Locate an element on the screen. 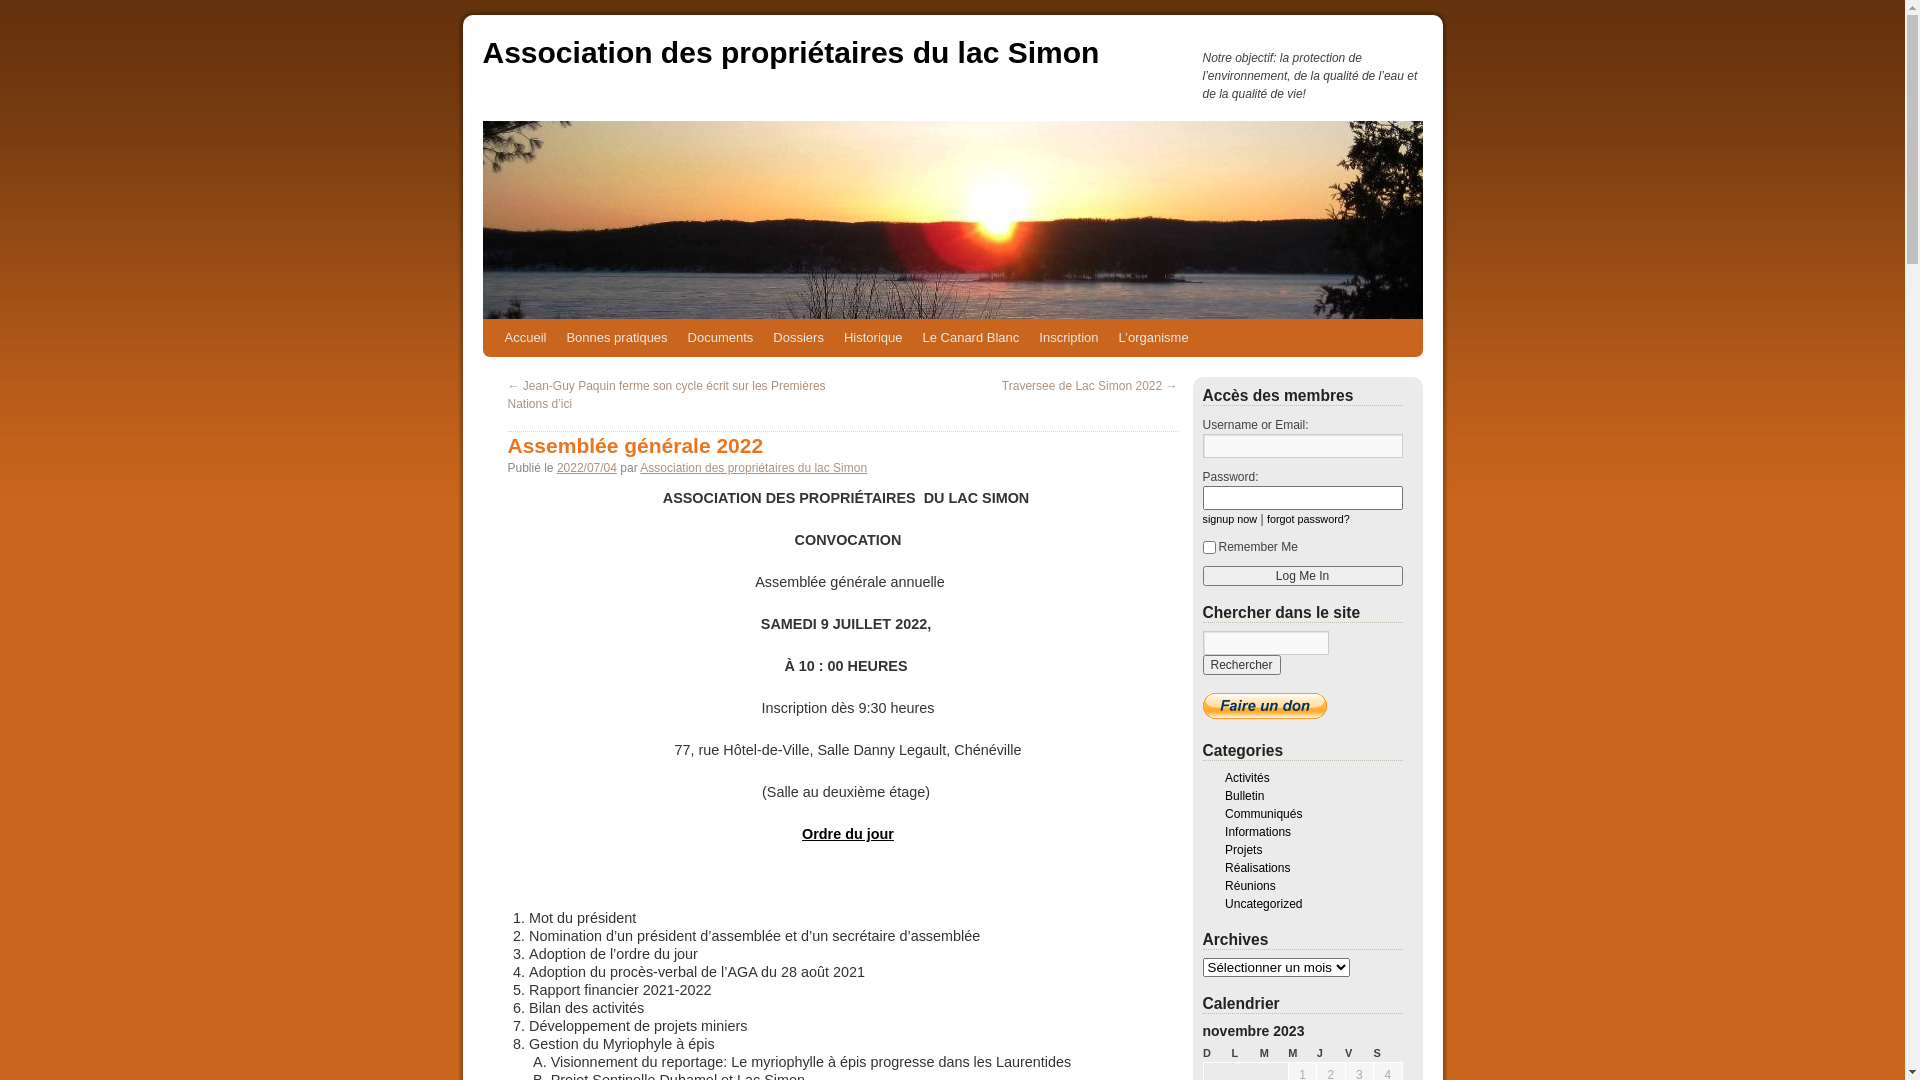 Image resolution: width=1920 pixels, height=1080 pixels. 'Bulletin' is located at coordinates (1223, 794).